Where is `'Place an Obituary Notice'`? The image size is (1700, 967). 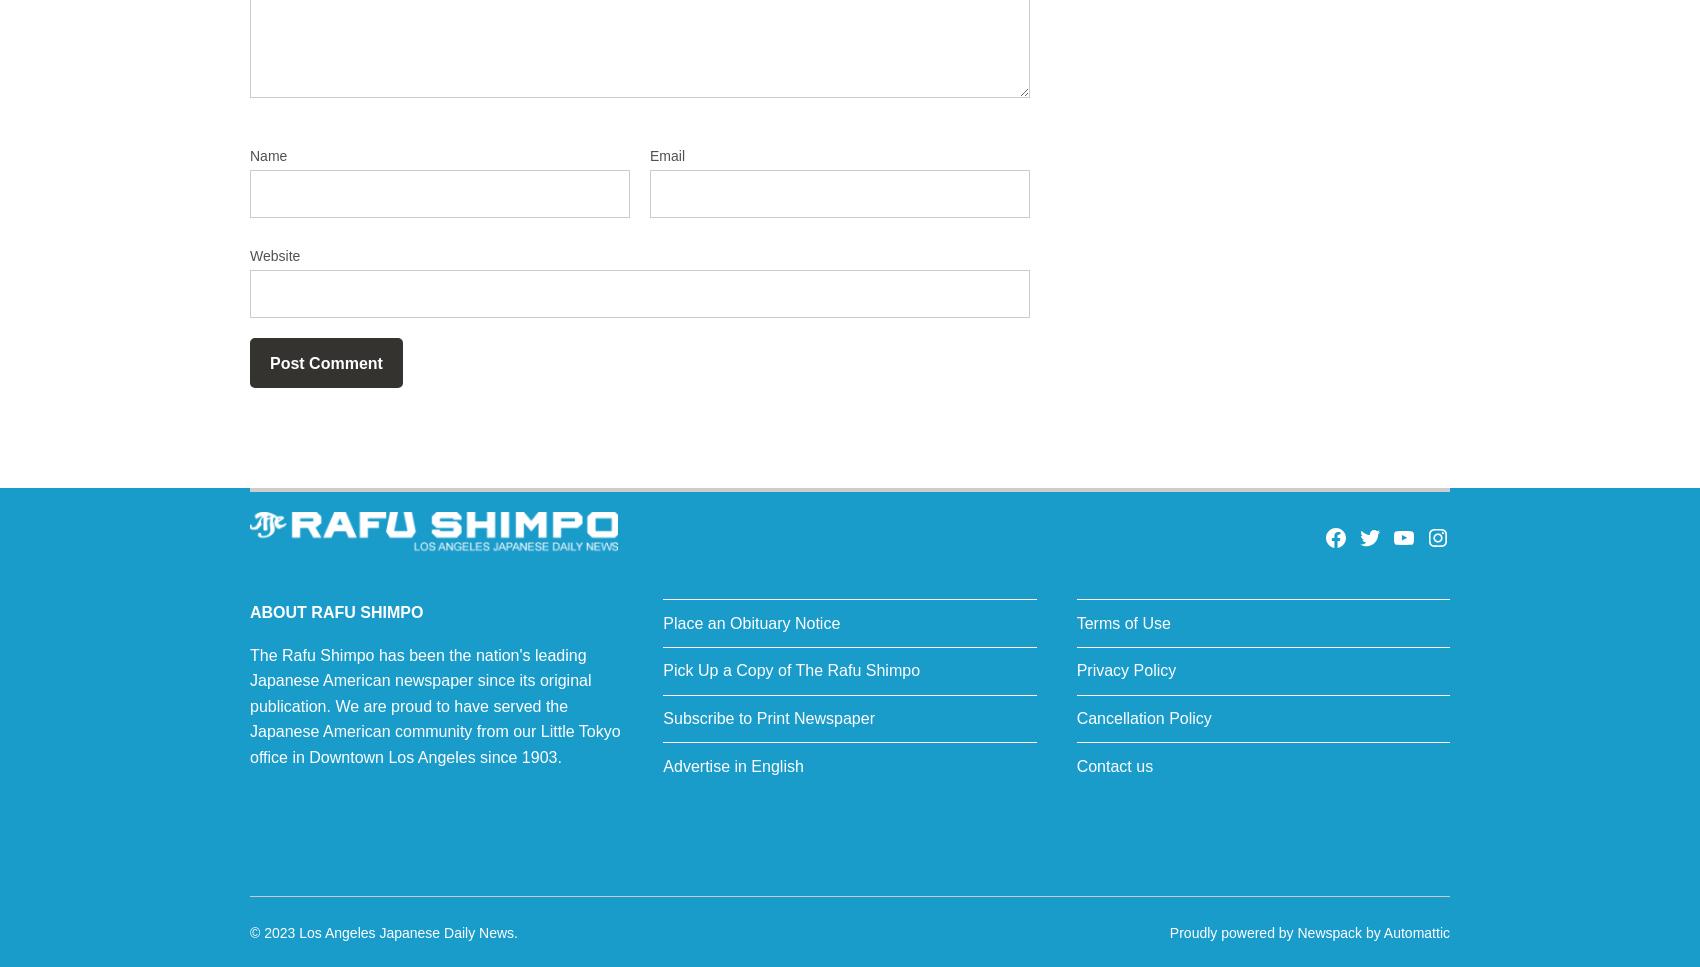
'Place an Obituary Notice' is located at coordinates (750, 622).